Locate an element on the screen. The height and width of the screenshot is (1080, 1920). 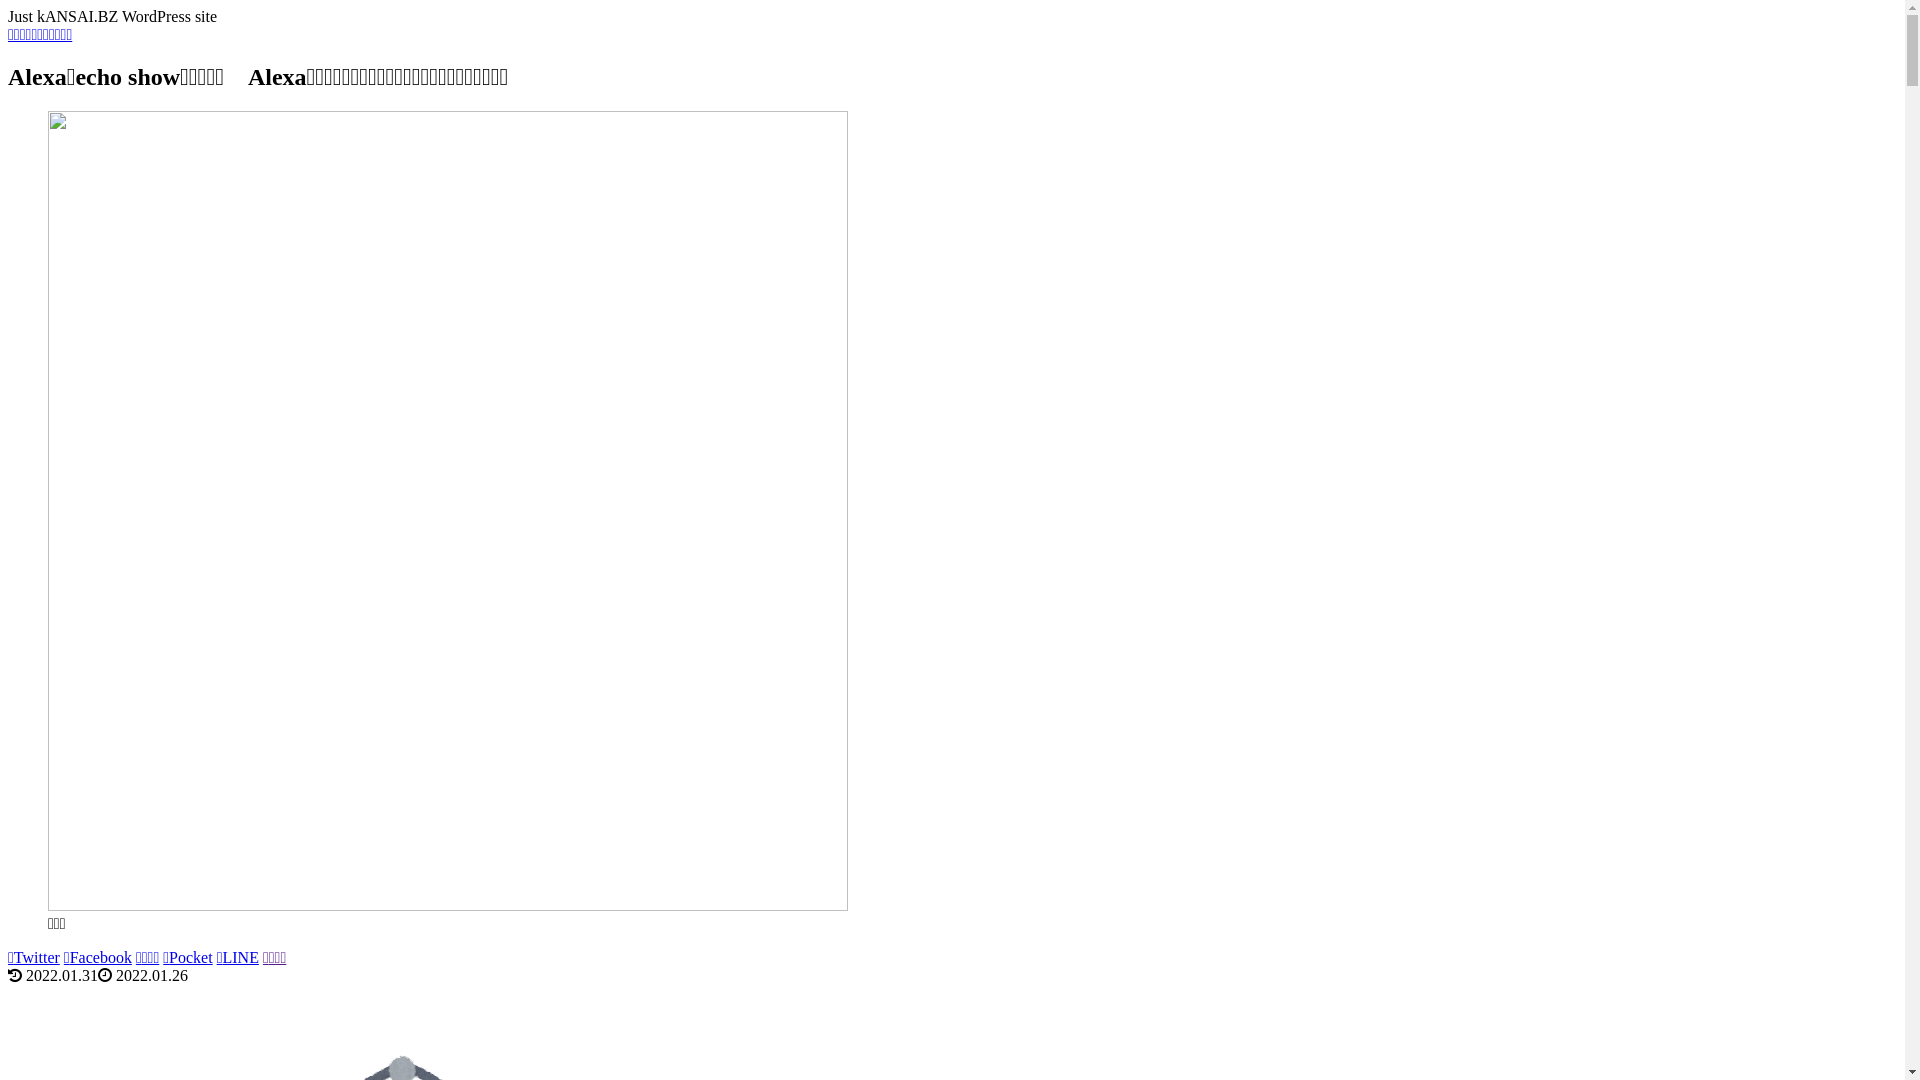
'Twitter' is located at coordinates (33, 956).